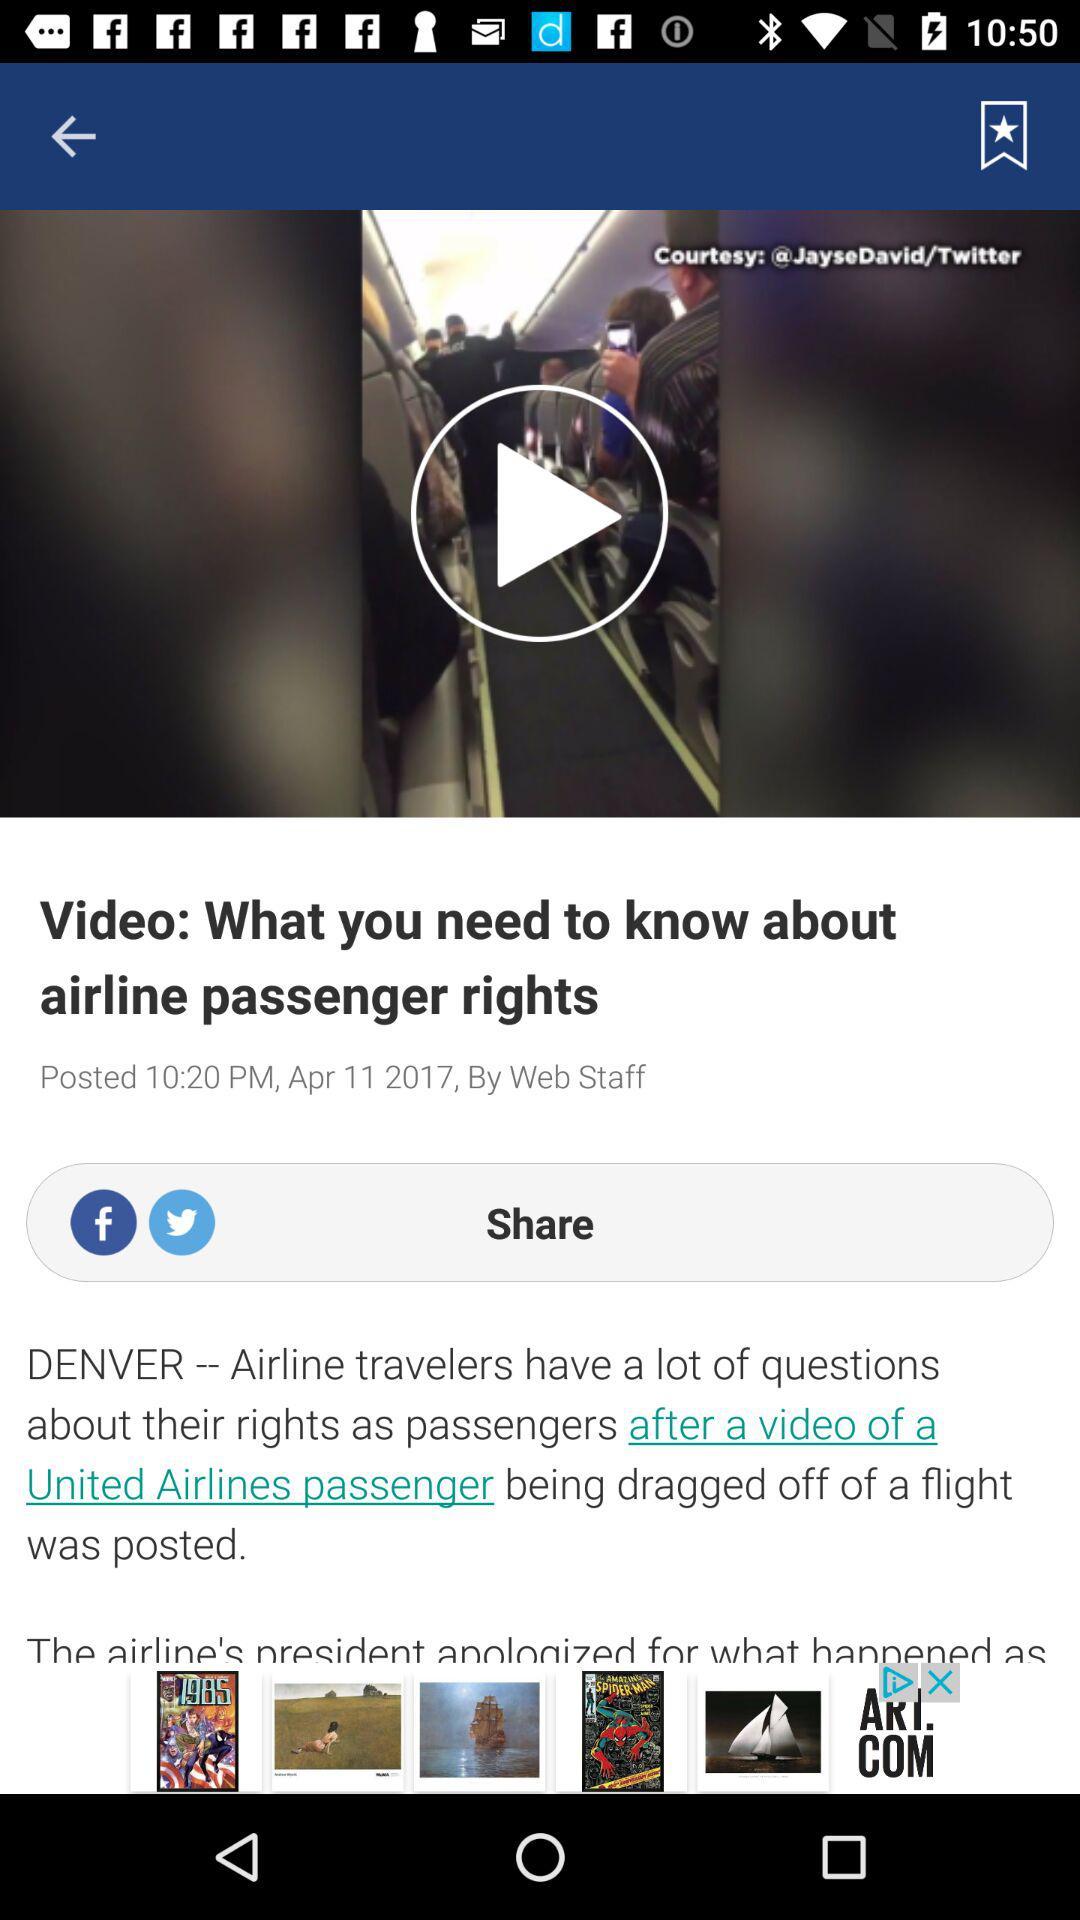  Describe the element at coordinates (1004, 135) in the screenshot. I see `bookmark icon` at that location.